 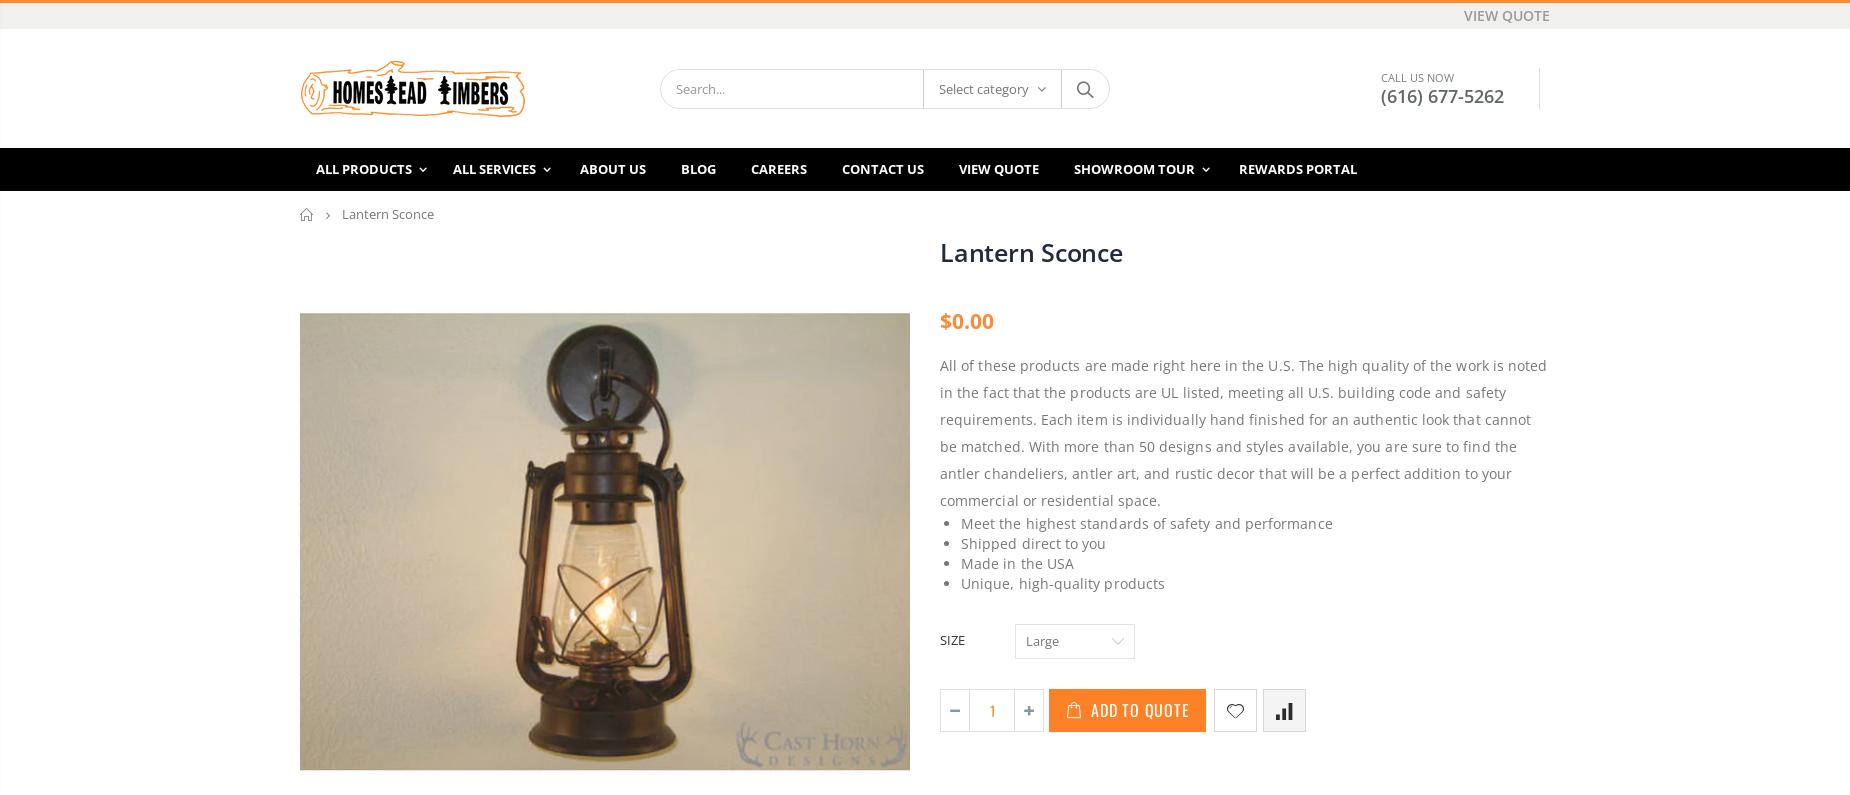 I want to click on 'RECLAIMED LUMBER', so click(x=1225, y=223).